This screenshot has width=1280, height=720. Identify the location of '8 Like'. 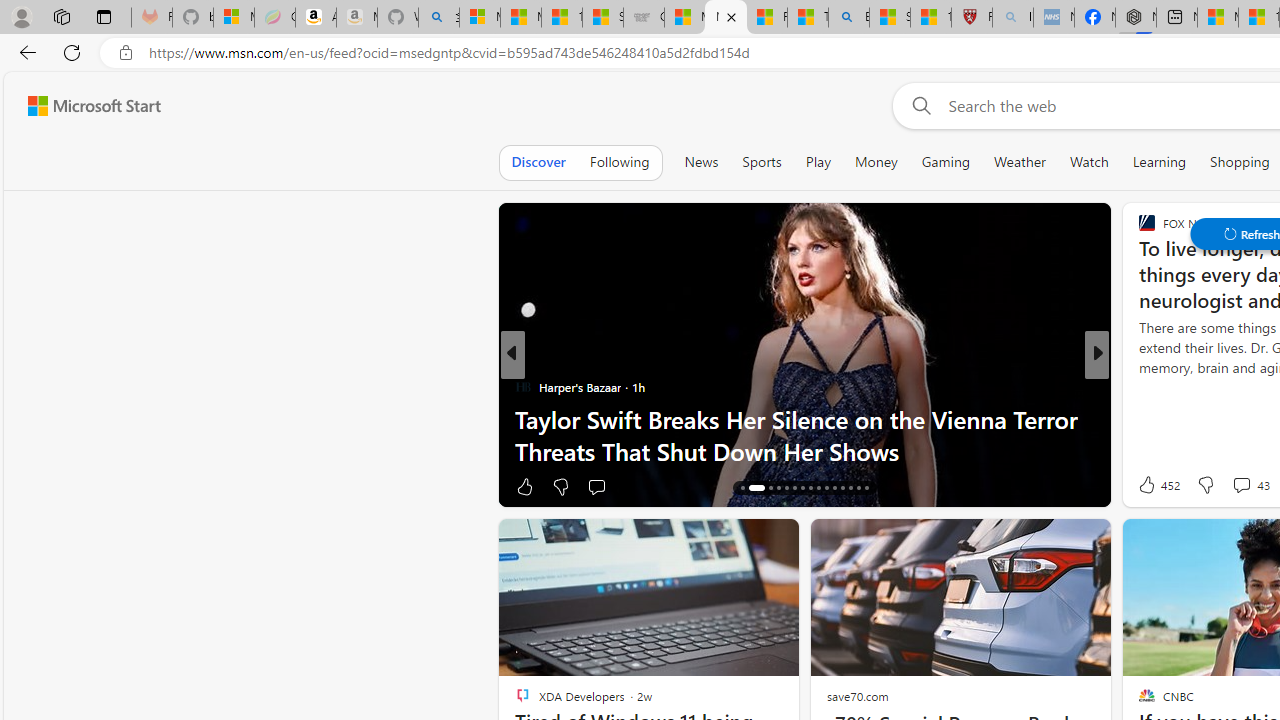
(1145, 486).